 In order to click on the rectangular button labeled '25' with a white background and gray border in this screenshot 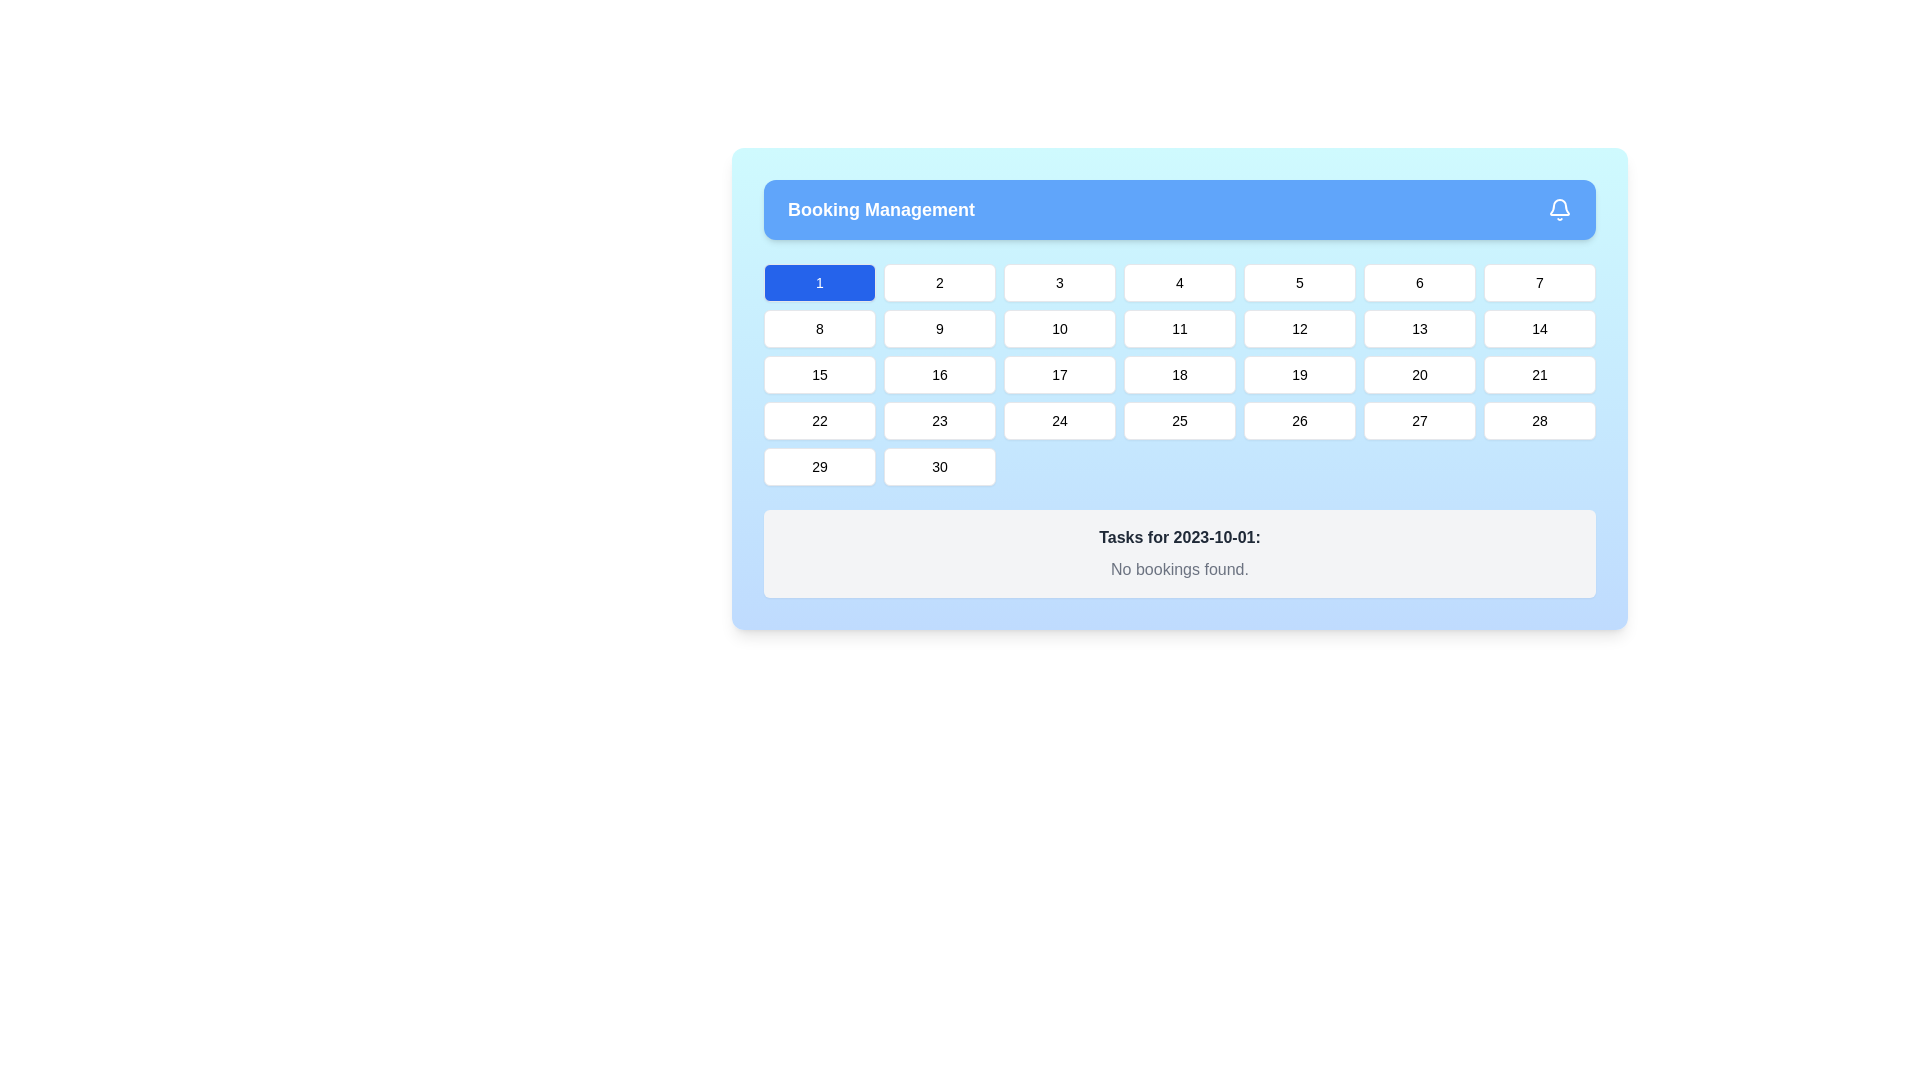, I will do `click(1180, 419)`.